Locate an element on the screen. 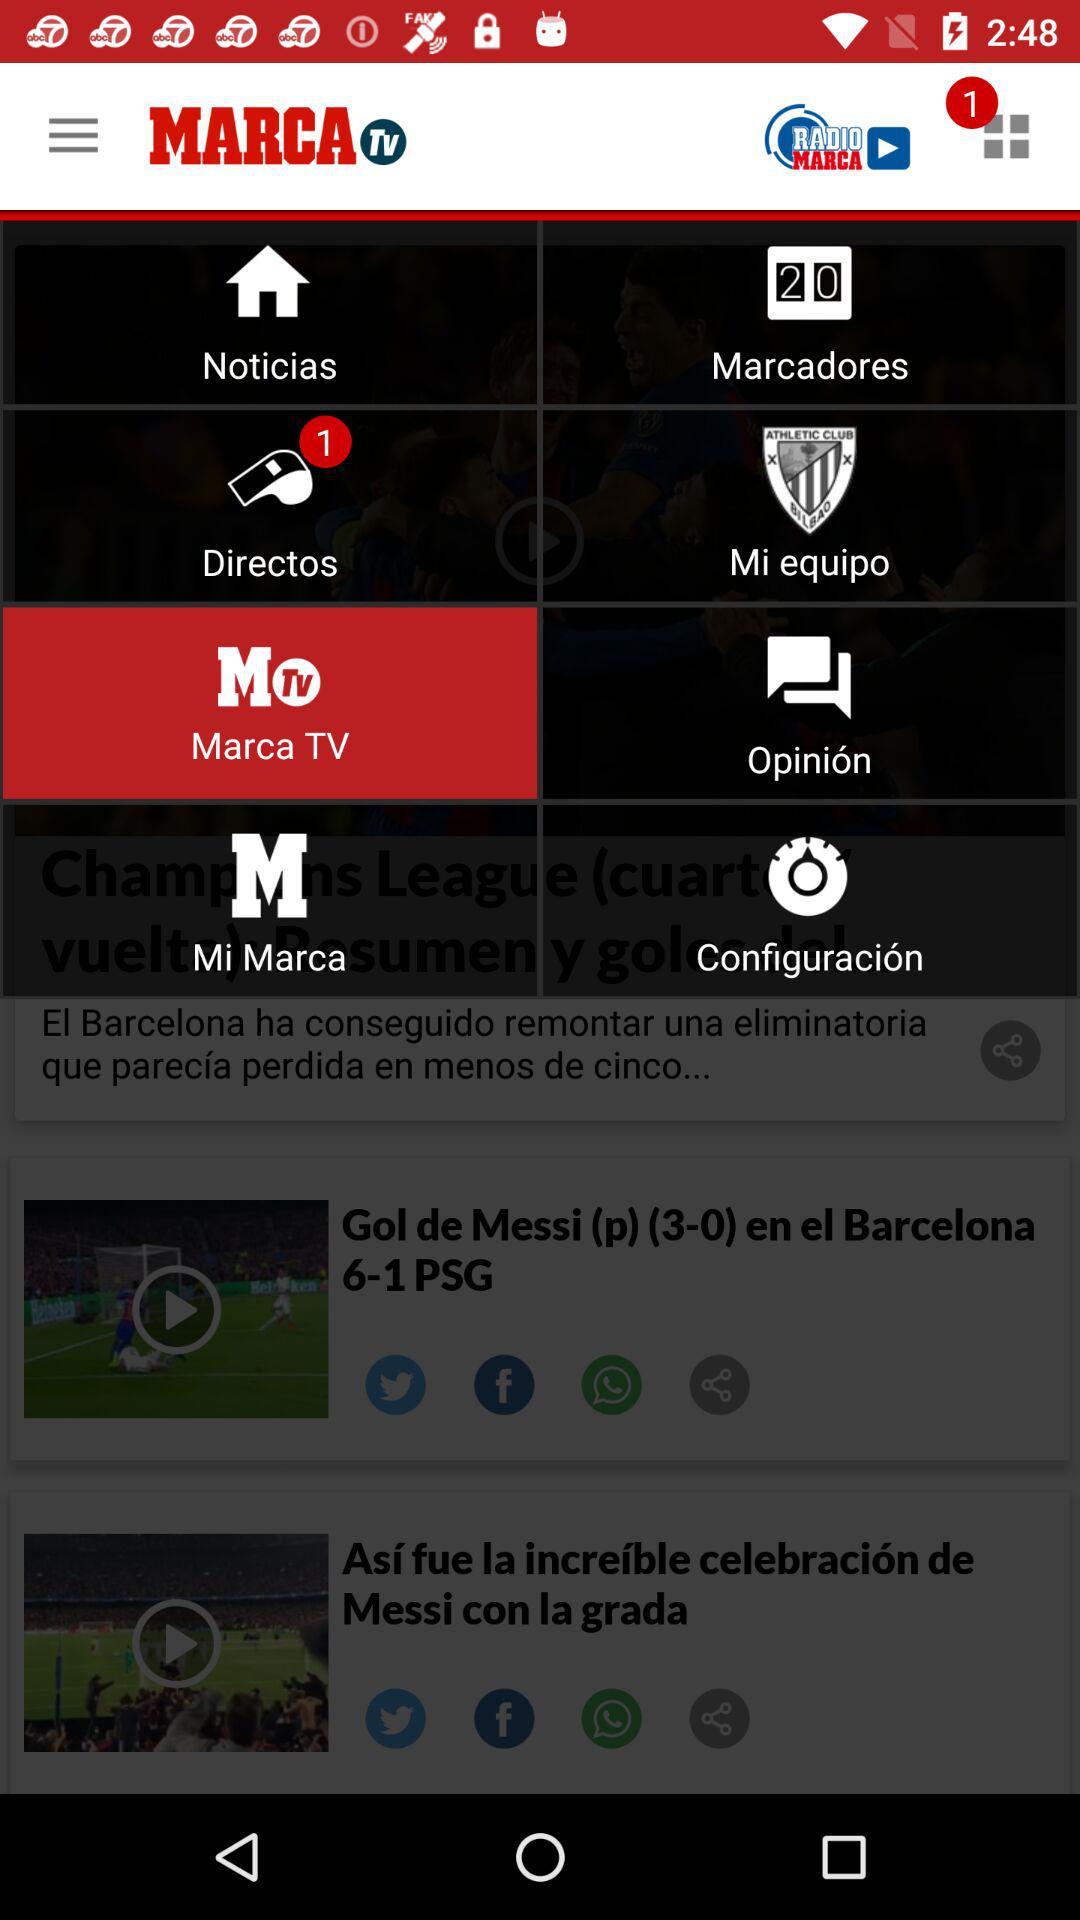  click directos is located at coordinates (270, 505).